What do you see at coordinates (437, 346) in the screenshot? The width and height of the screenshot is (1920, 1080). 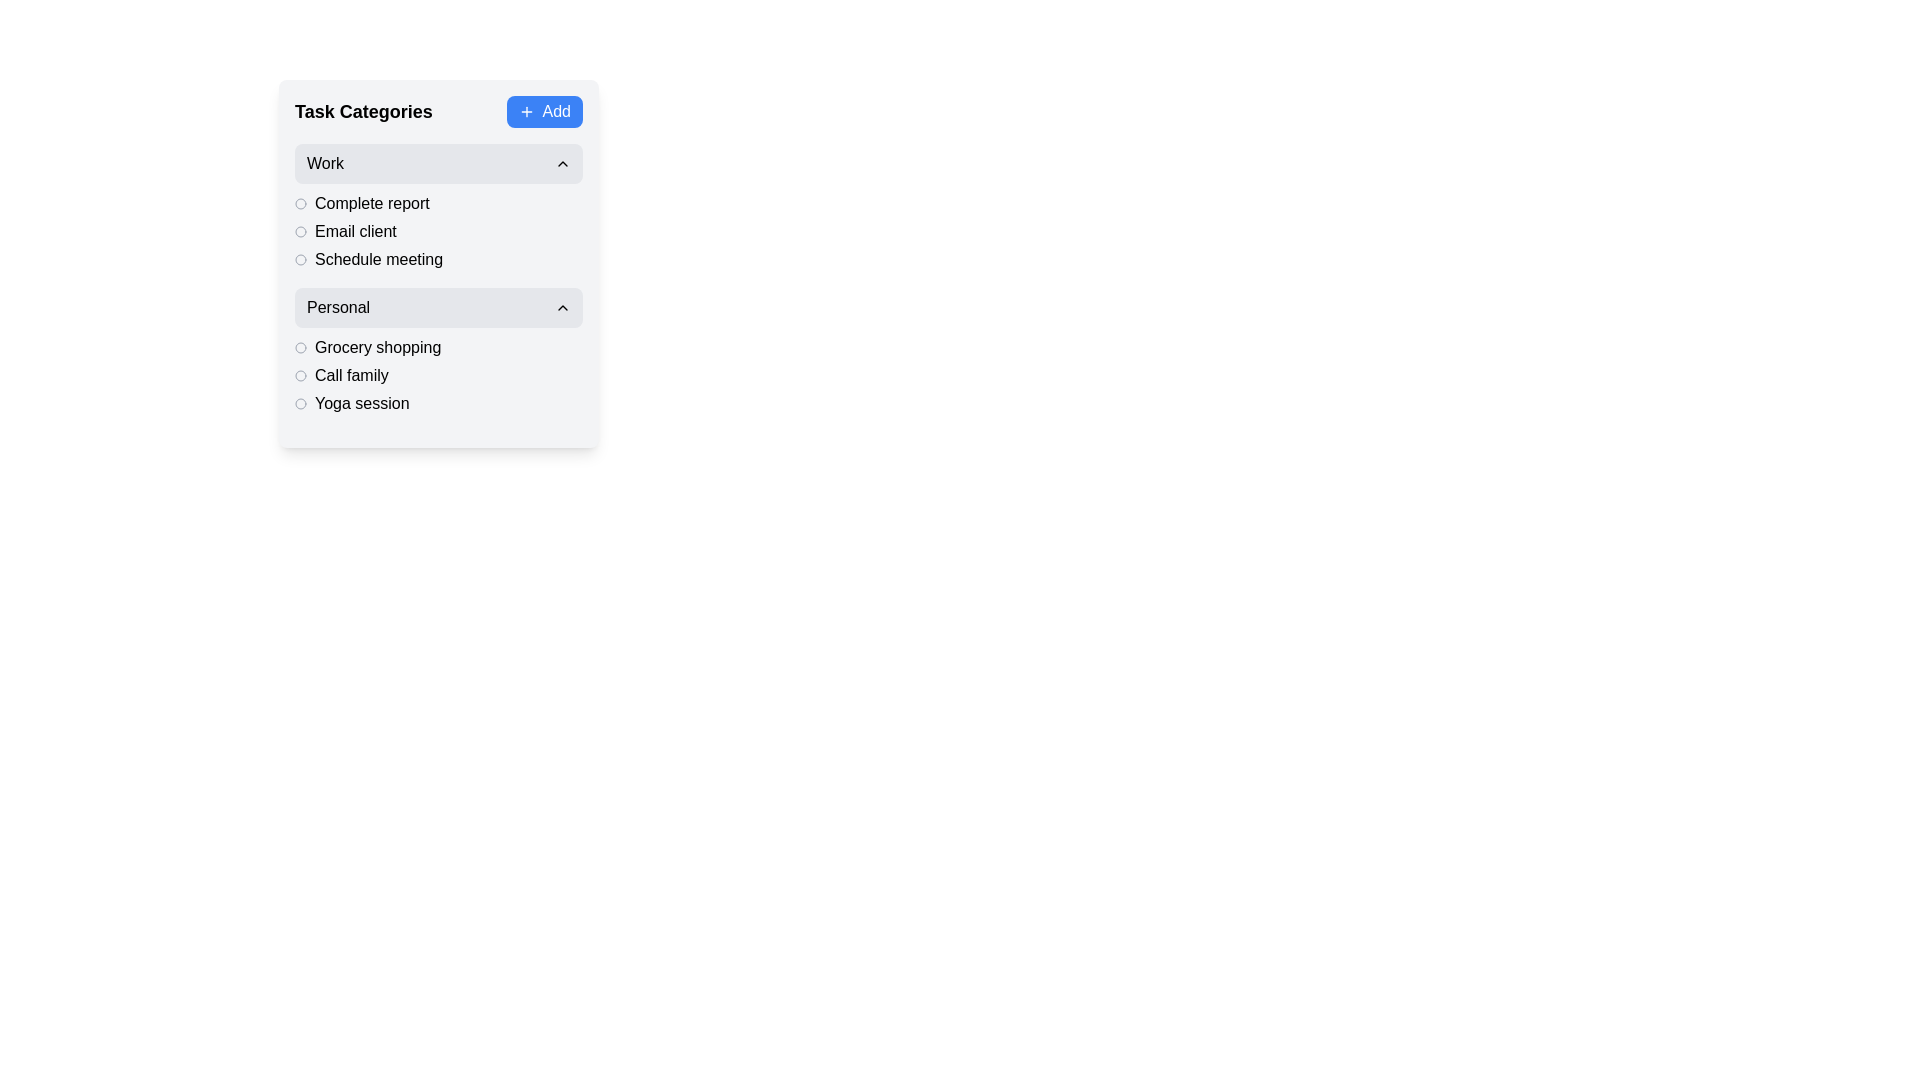 I see `the first task item in the 'Personal' category of the 'Task Categories' list` at bounding box center [437, 346].